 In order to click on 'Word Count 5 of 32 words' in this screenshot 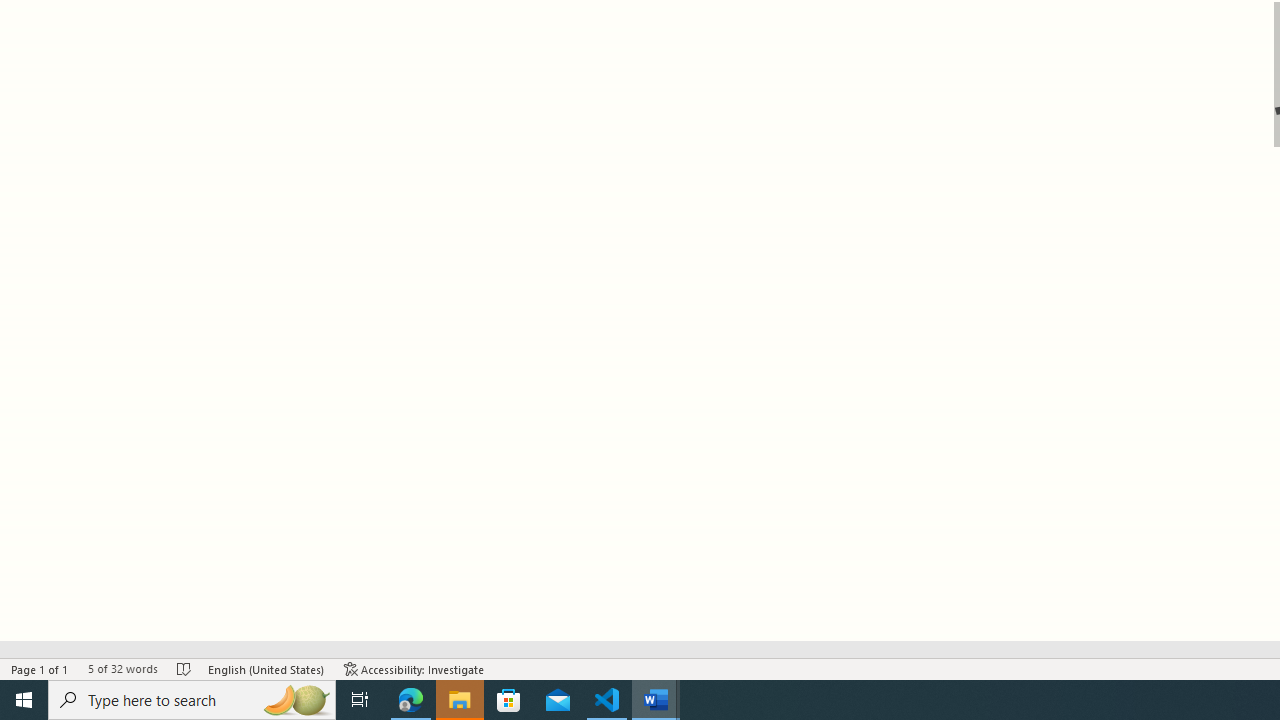, I will do `click(121, 669)`.